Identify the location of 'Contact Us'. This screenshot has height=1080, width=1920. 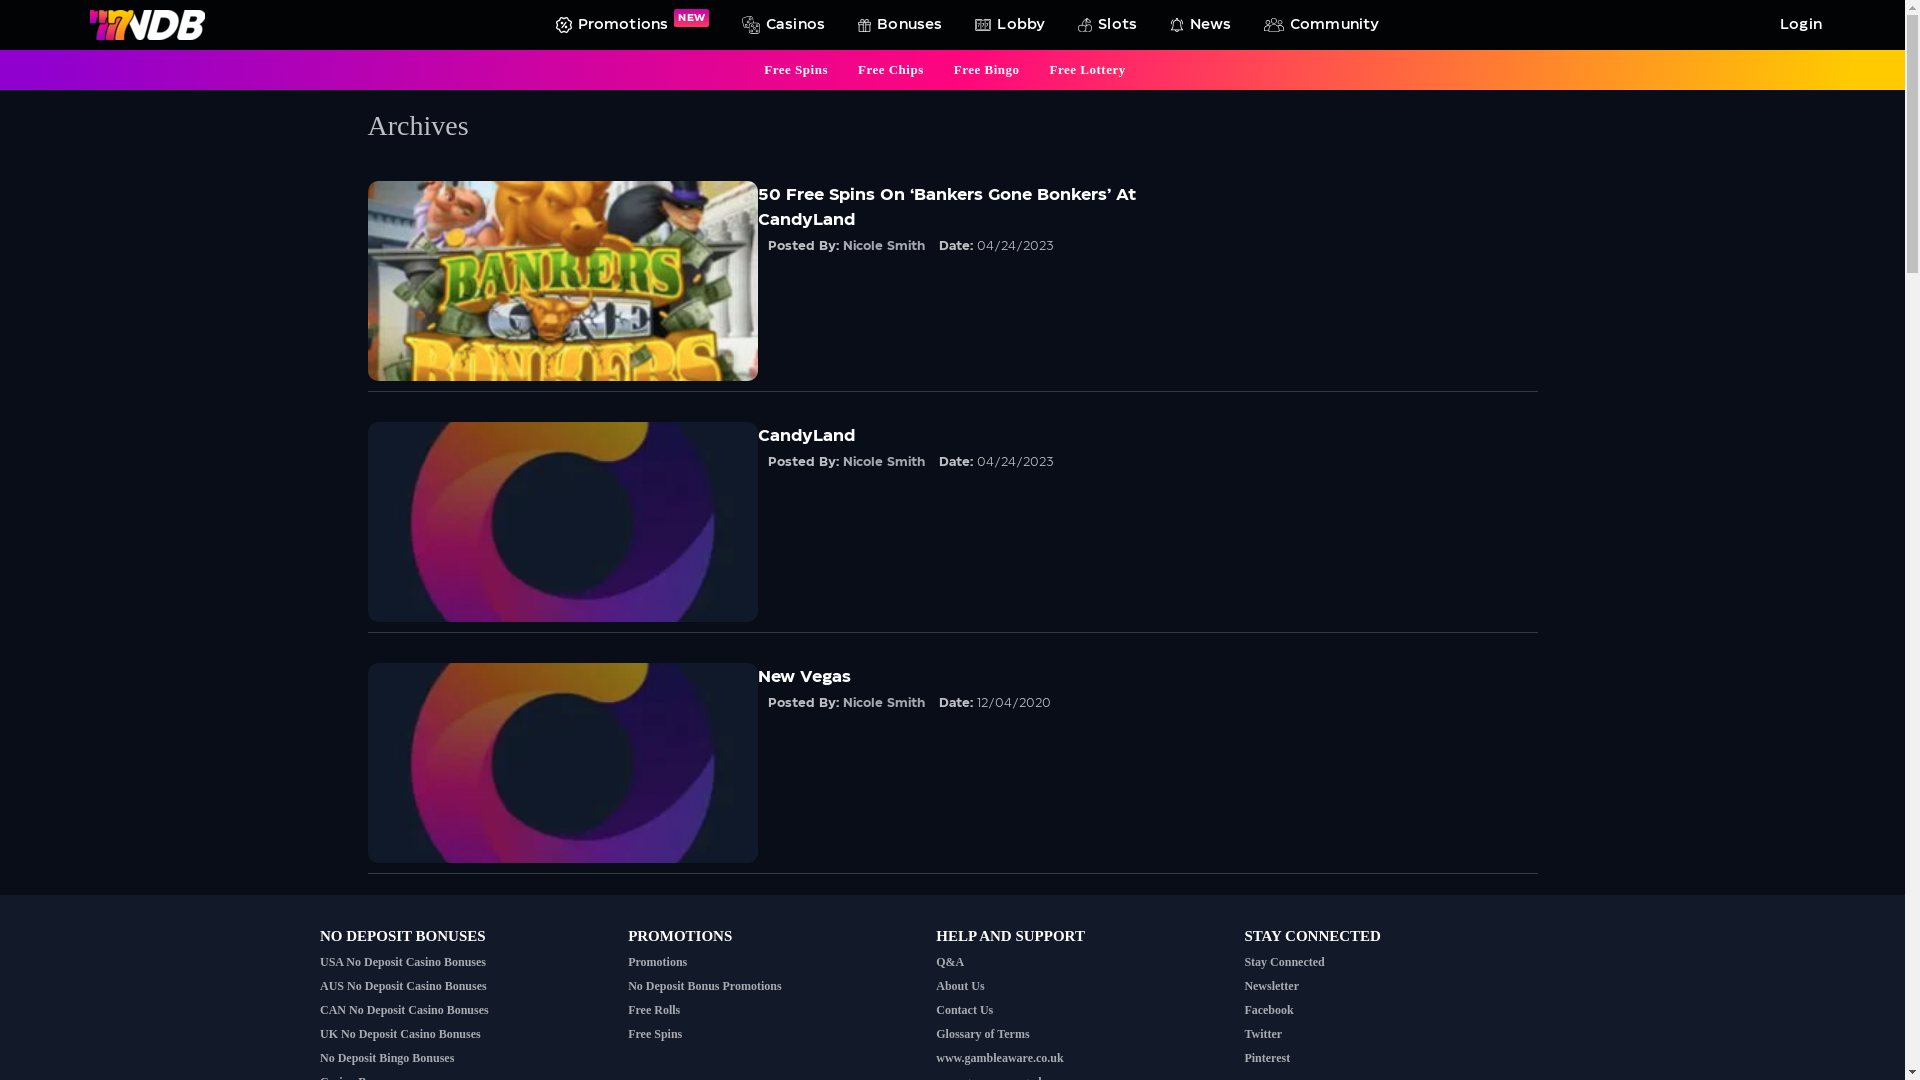
(964, 1010).